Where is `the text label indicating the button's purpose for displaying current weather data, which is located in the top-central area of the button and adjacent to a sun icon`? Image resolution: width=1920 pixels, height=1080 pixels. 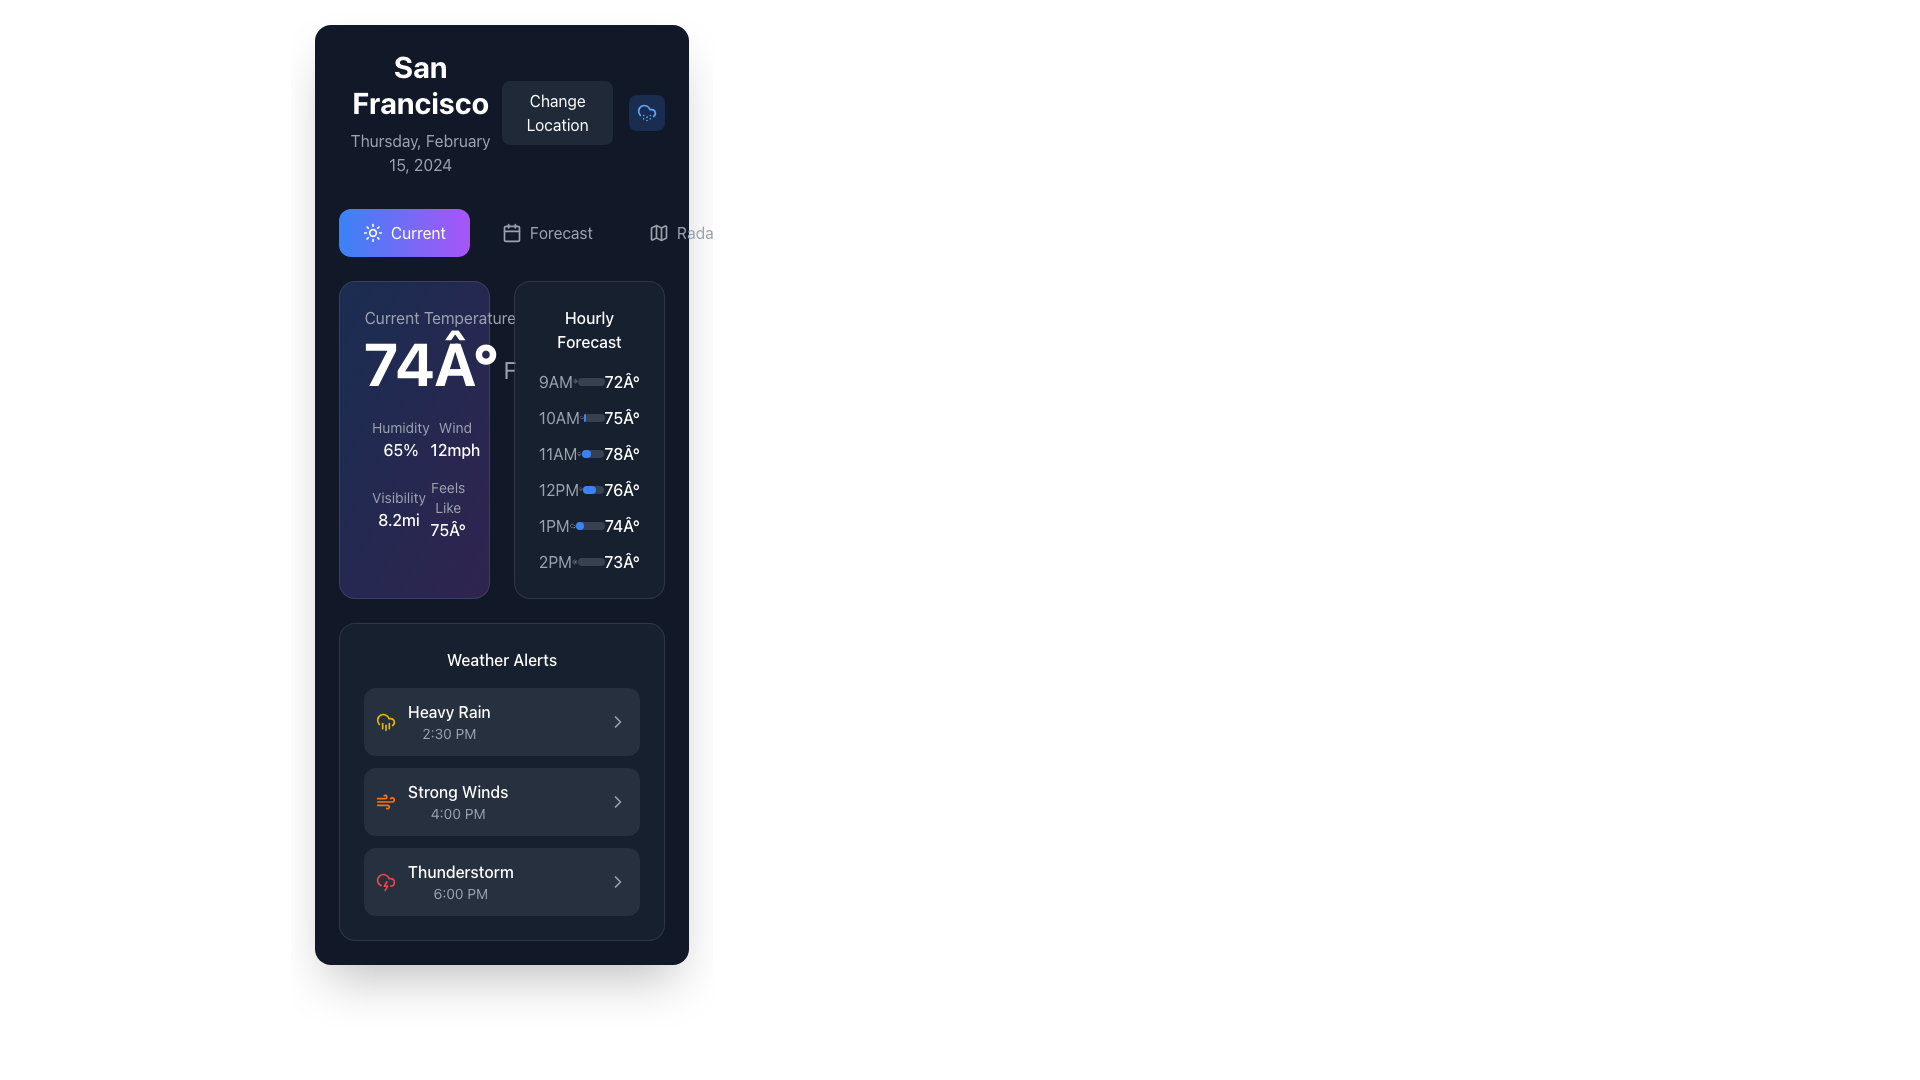 the text label indicating the button's purpose for displaying current weather data, which is located in the top-central area of the button and adjacent to a sun icon is located at coordinates (417, 231).